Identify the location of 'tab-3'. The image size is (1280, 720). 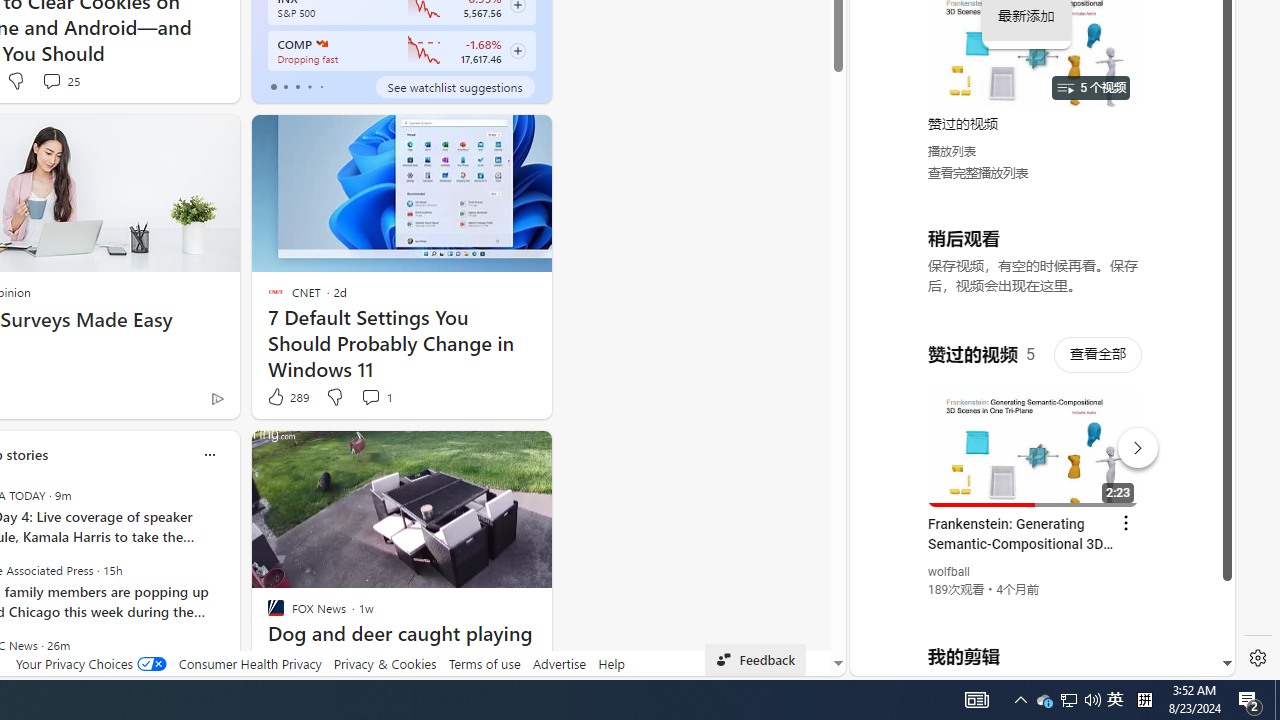
(308, 86).